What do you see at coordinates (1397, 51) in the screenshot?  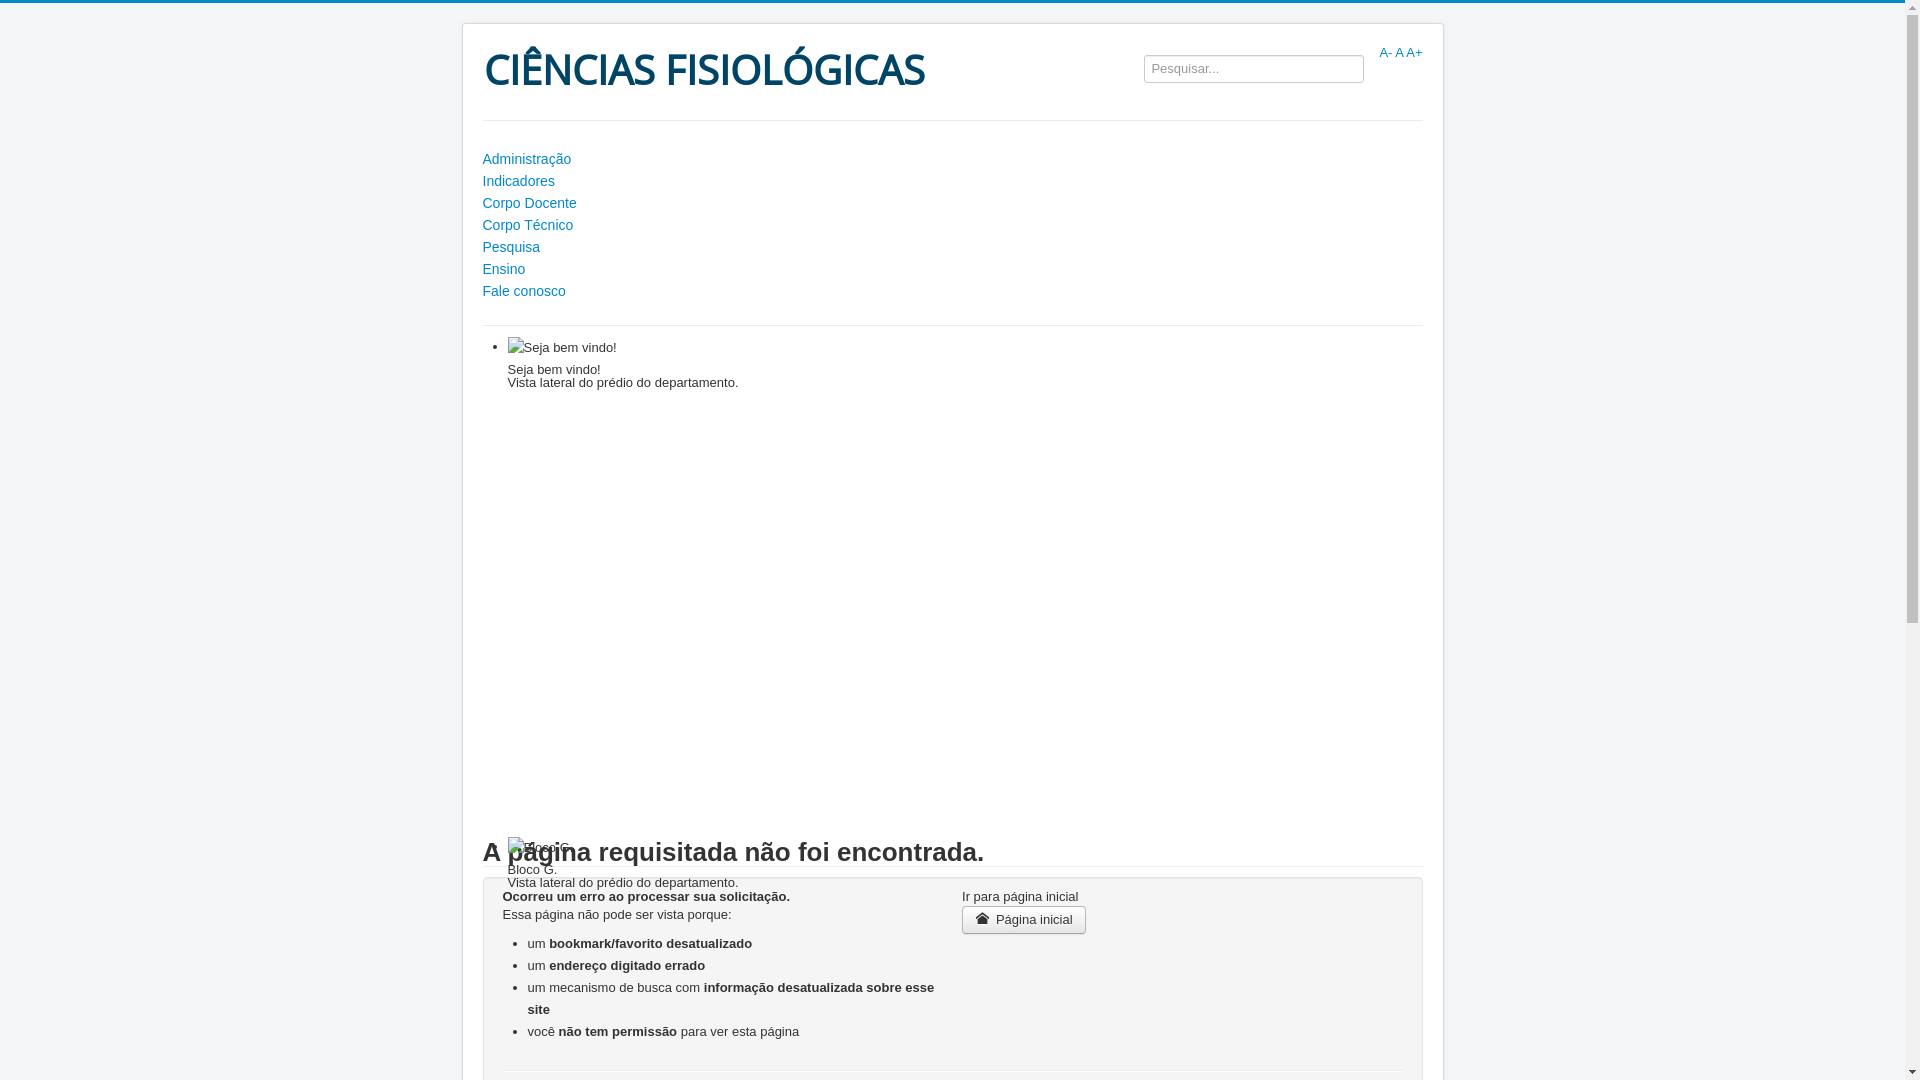 I see `'A'` at bounding box center [1397, 51].